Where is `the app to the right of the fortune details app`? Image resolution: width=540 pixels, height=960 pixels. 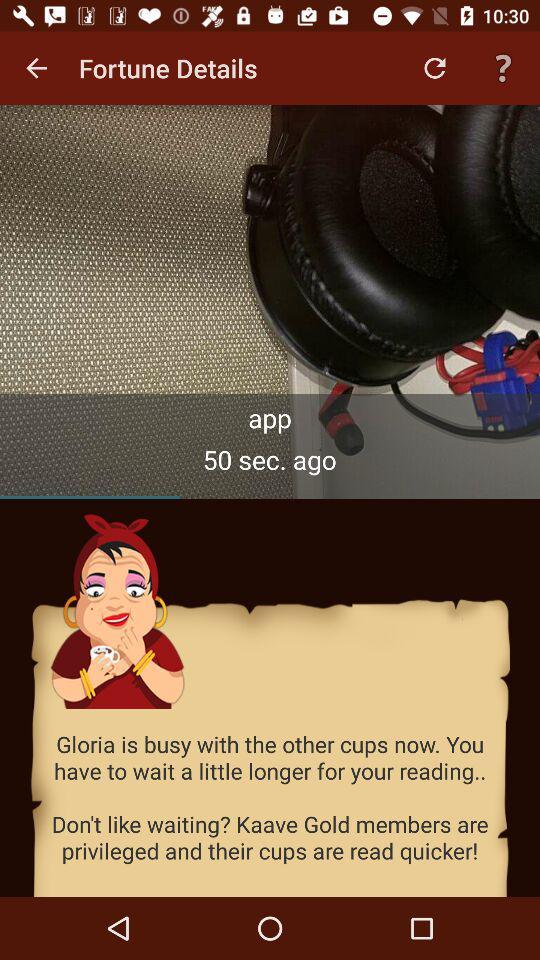
the app to the right of the fortune details app is located at coordinates (434, 68).